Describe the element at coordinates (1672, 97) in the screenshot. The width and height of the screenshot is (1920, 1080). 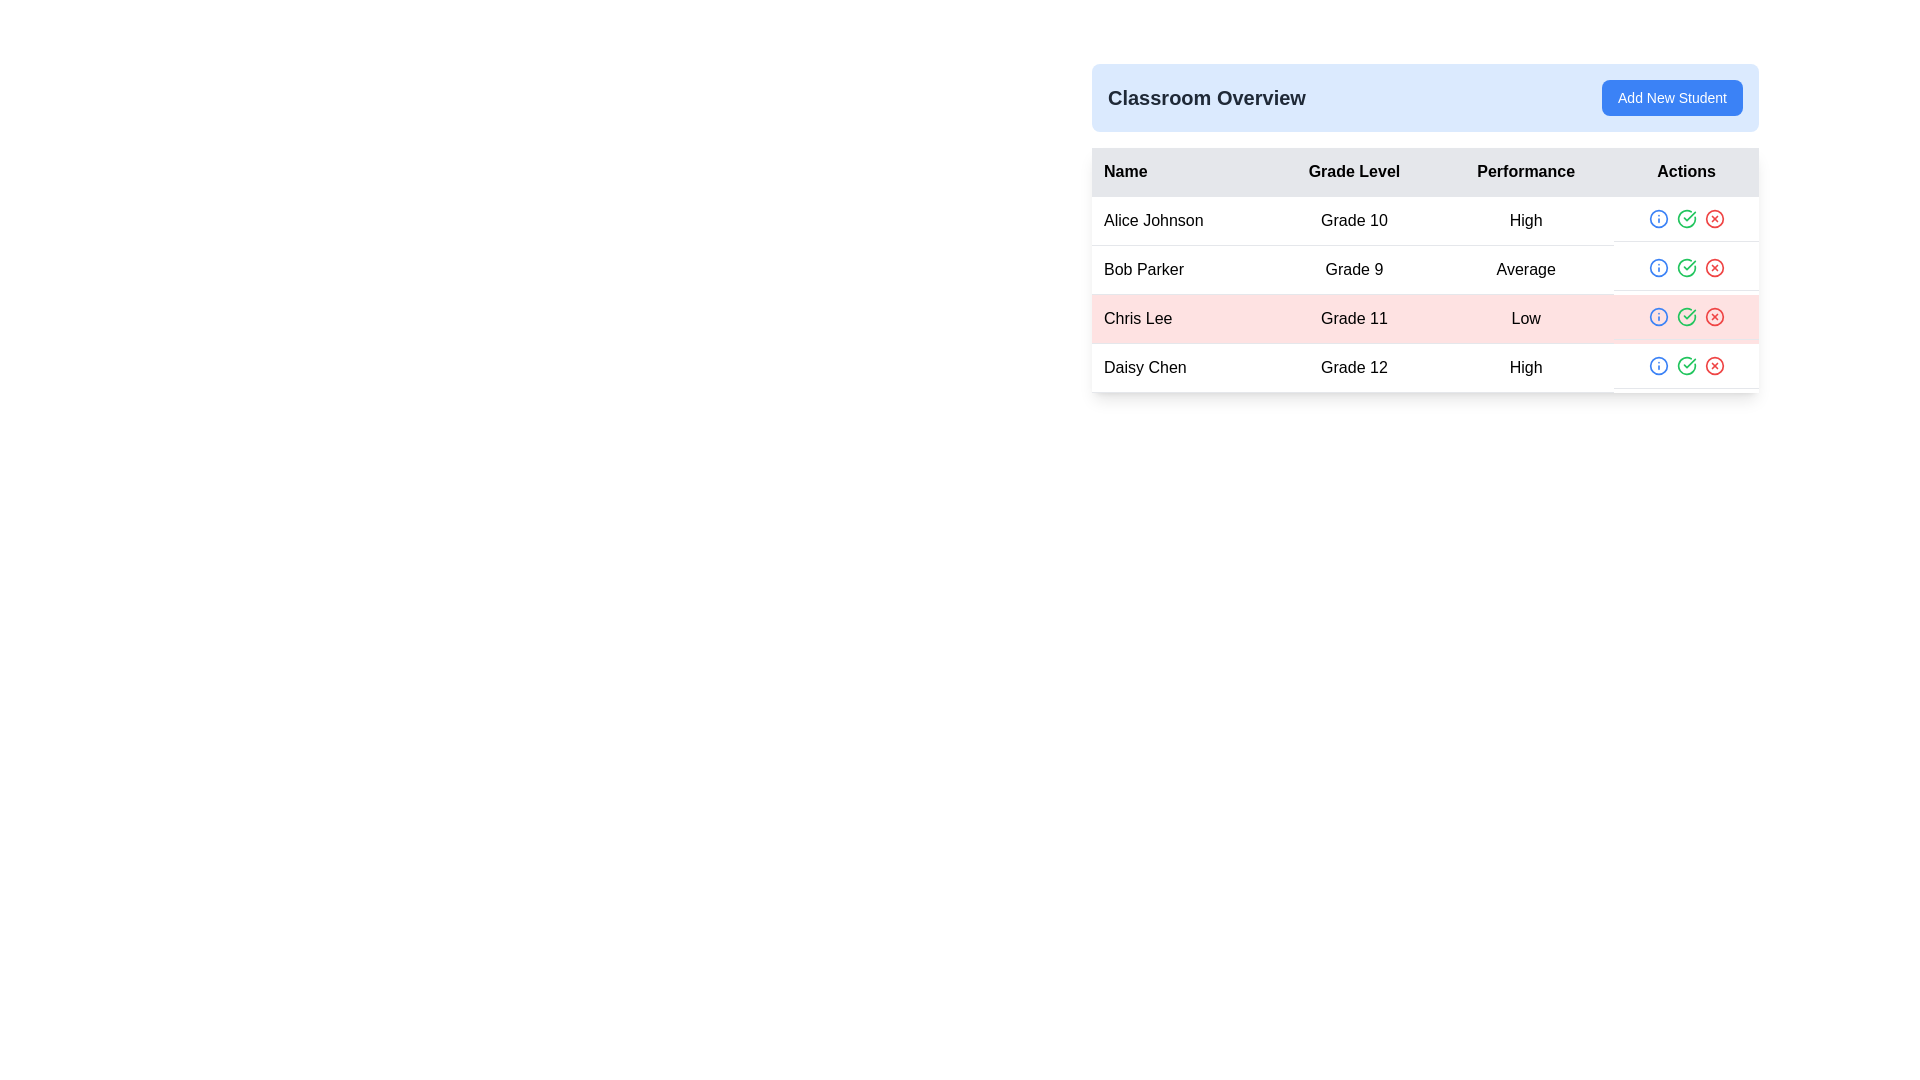
I see `the 'Add New Student' button with a blue background to change its background color` at that location.